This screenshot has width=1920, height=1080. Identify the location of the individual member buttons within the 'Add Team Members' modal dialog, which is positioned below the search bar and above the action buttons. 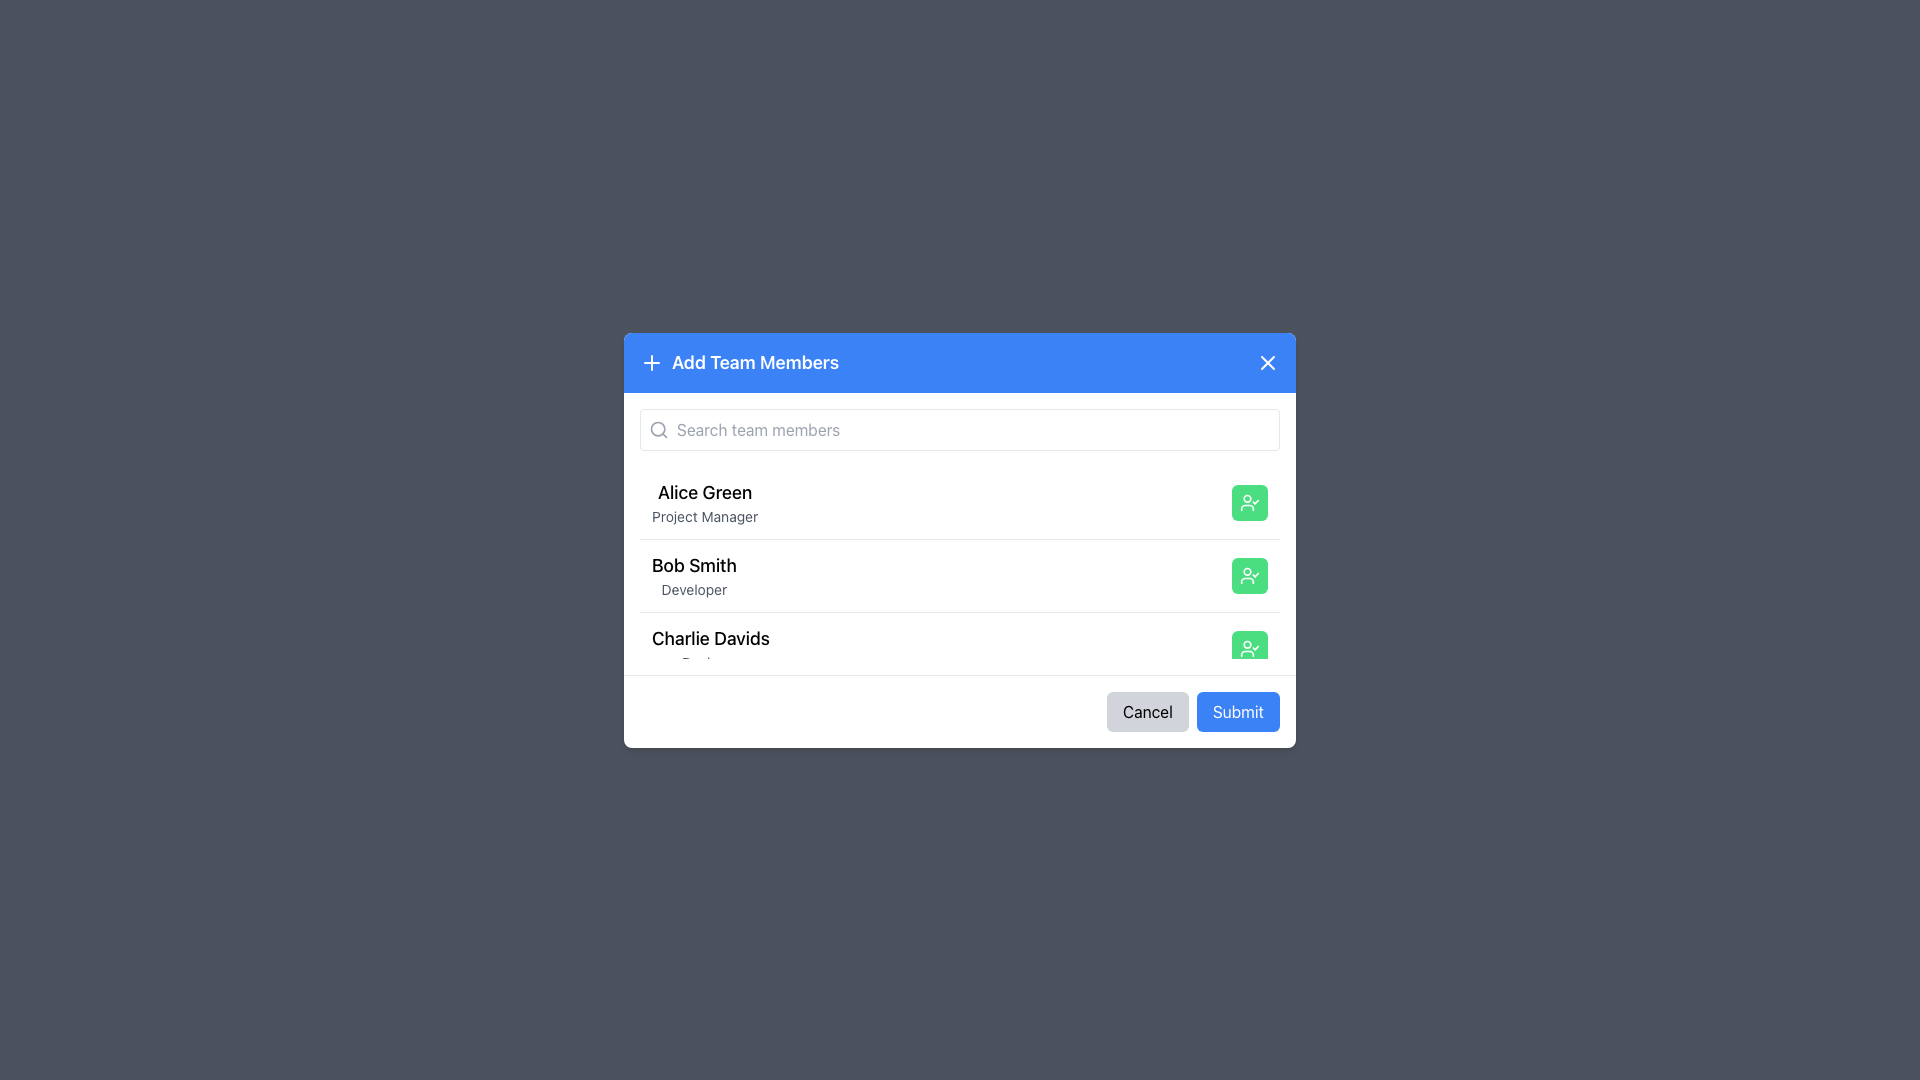
(960, 531).